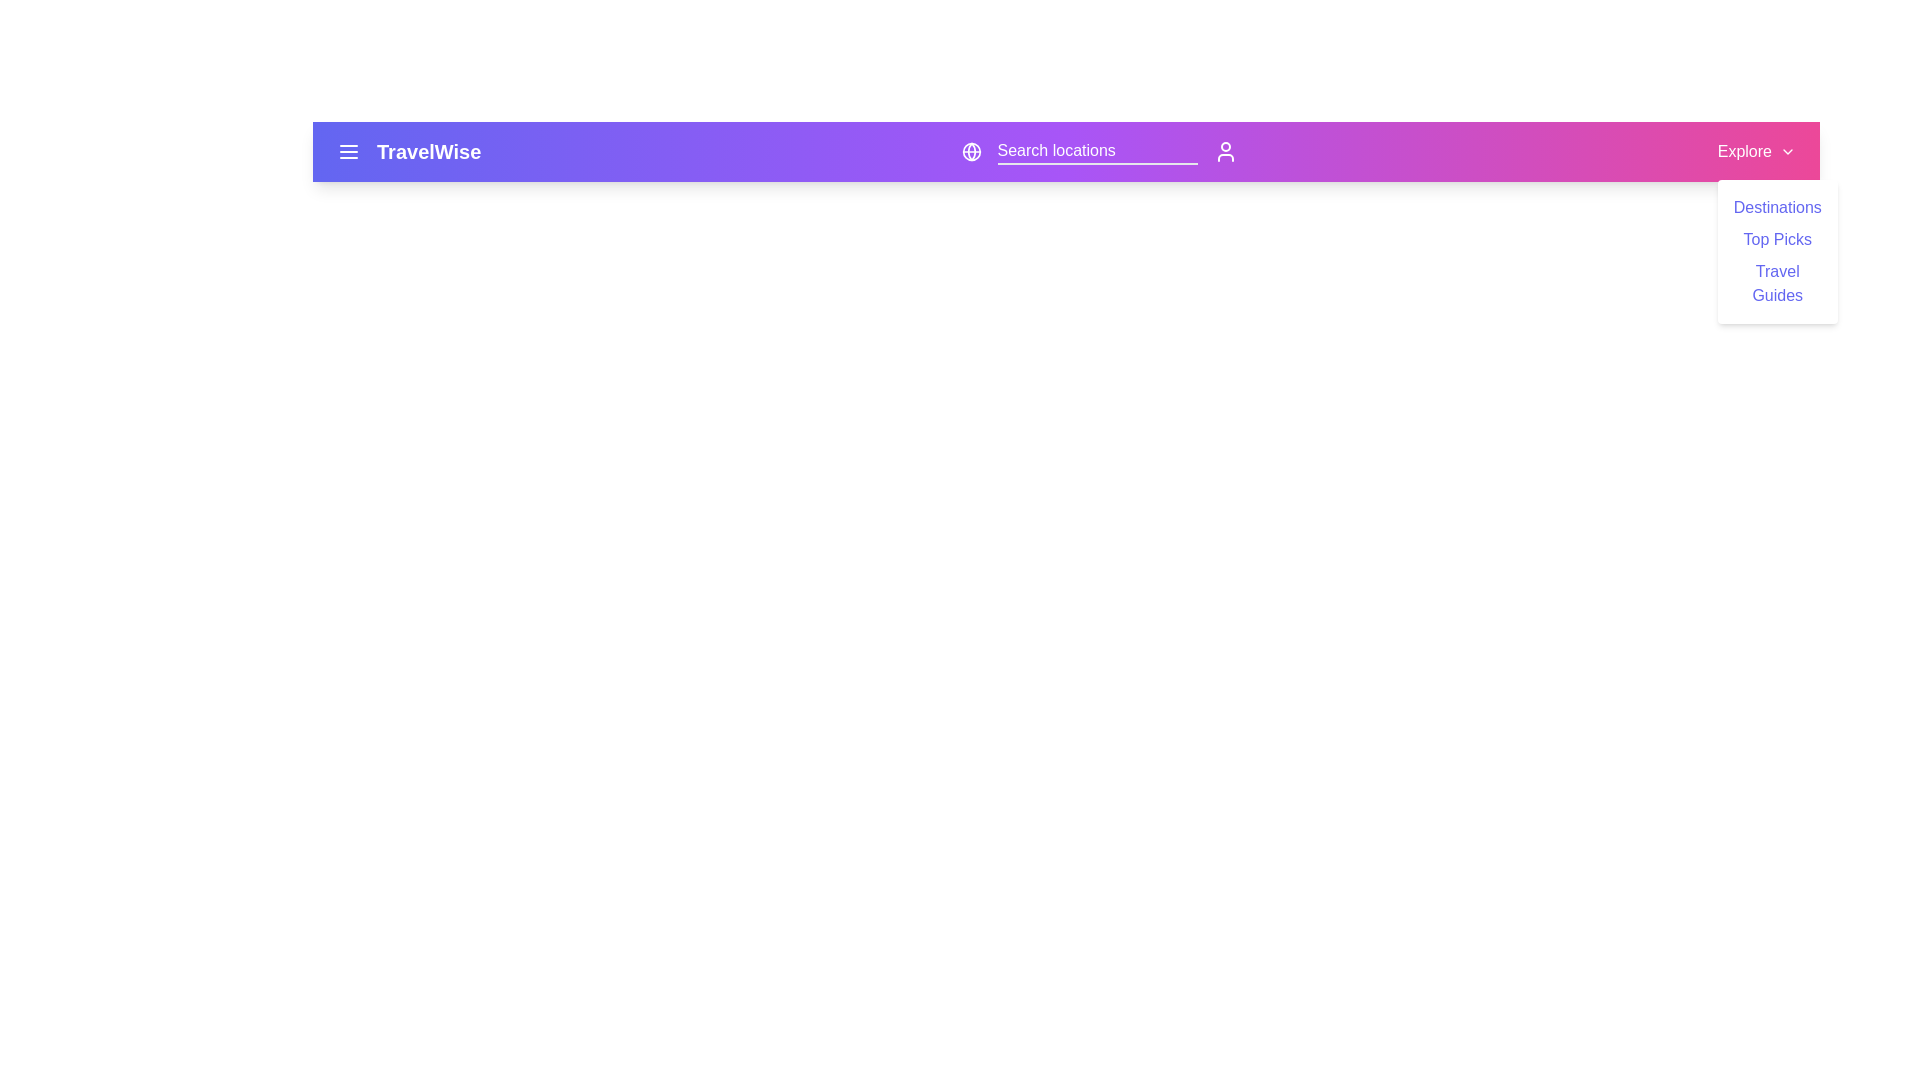 This screenshot has width=1920, height=1080. I want to click on the 'Travel Guides' option in the dropdown menu, so click(1777, 284).